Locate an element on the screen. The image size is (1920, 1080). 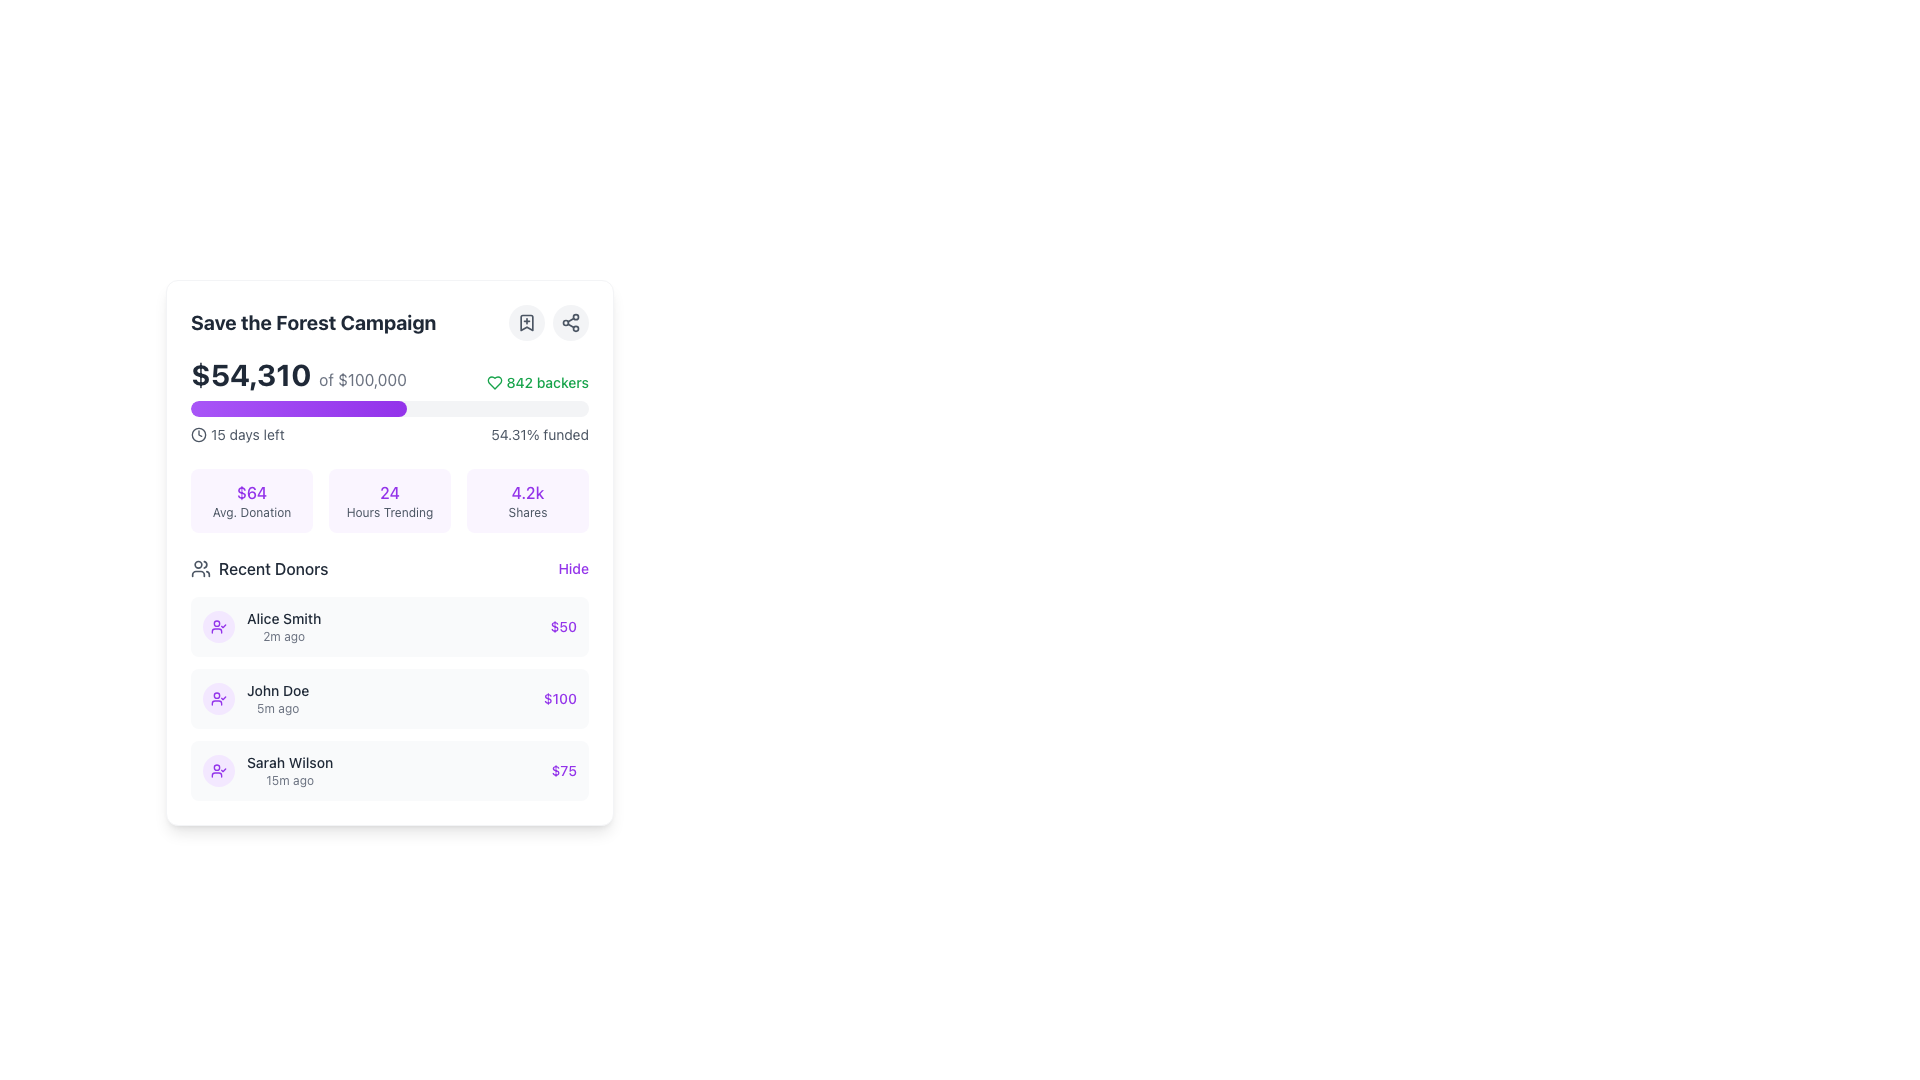
the numerical text '24' styled in bold purple font, which is positioned above the 'Hours Trending' label in a card-like UI component is located at coordinates (389, 493).